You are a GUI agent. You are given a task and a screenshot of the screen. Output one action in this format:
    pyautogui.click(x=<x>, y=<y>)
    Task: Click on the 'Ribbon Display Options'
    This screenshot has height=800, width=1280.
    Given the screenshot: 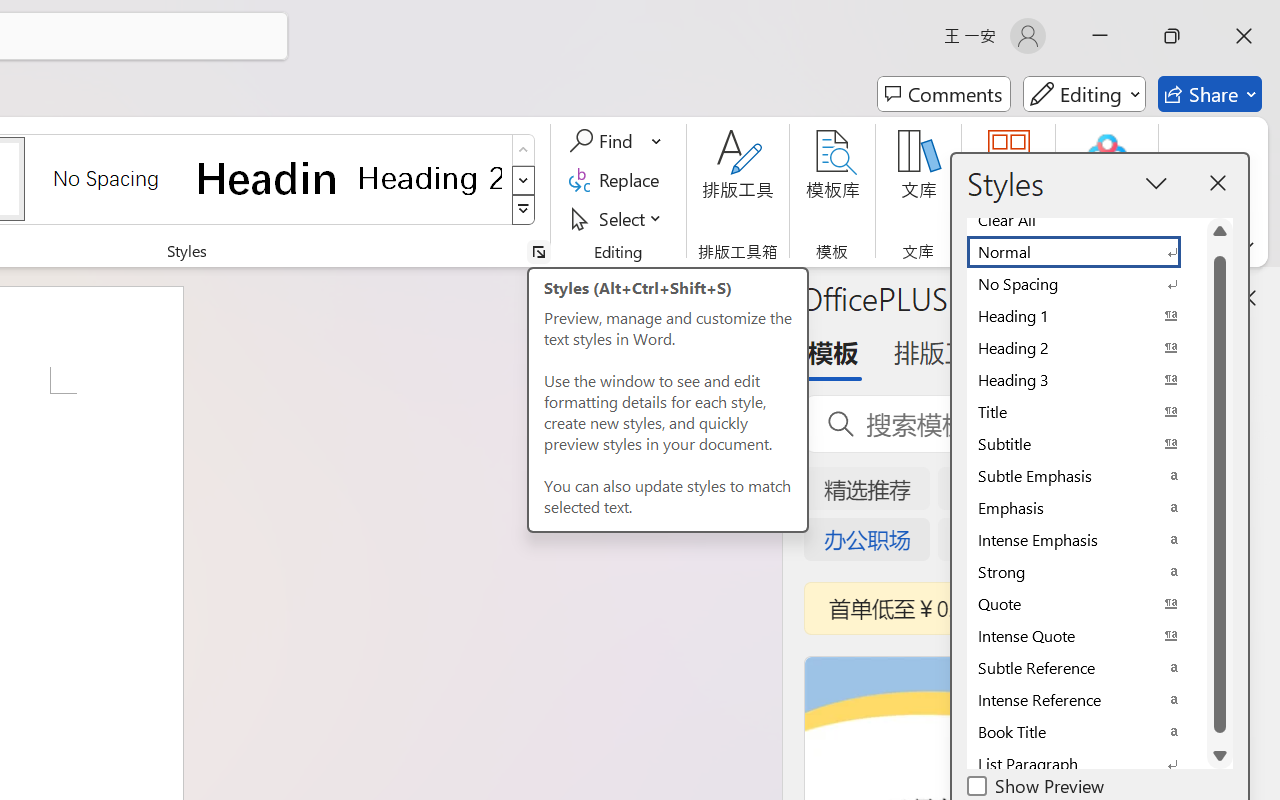 What is the action you would take?
    pyautogui.click(x=1245, y=245)
    